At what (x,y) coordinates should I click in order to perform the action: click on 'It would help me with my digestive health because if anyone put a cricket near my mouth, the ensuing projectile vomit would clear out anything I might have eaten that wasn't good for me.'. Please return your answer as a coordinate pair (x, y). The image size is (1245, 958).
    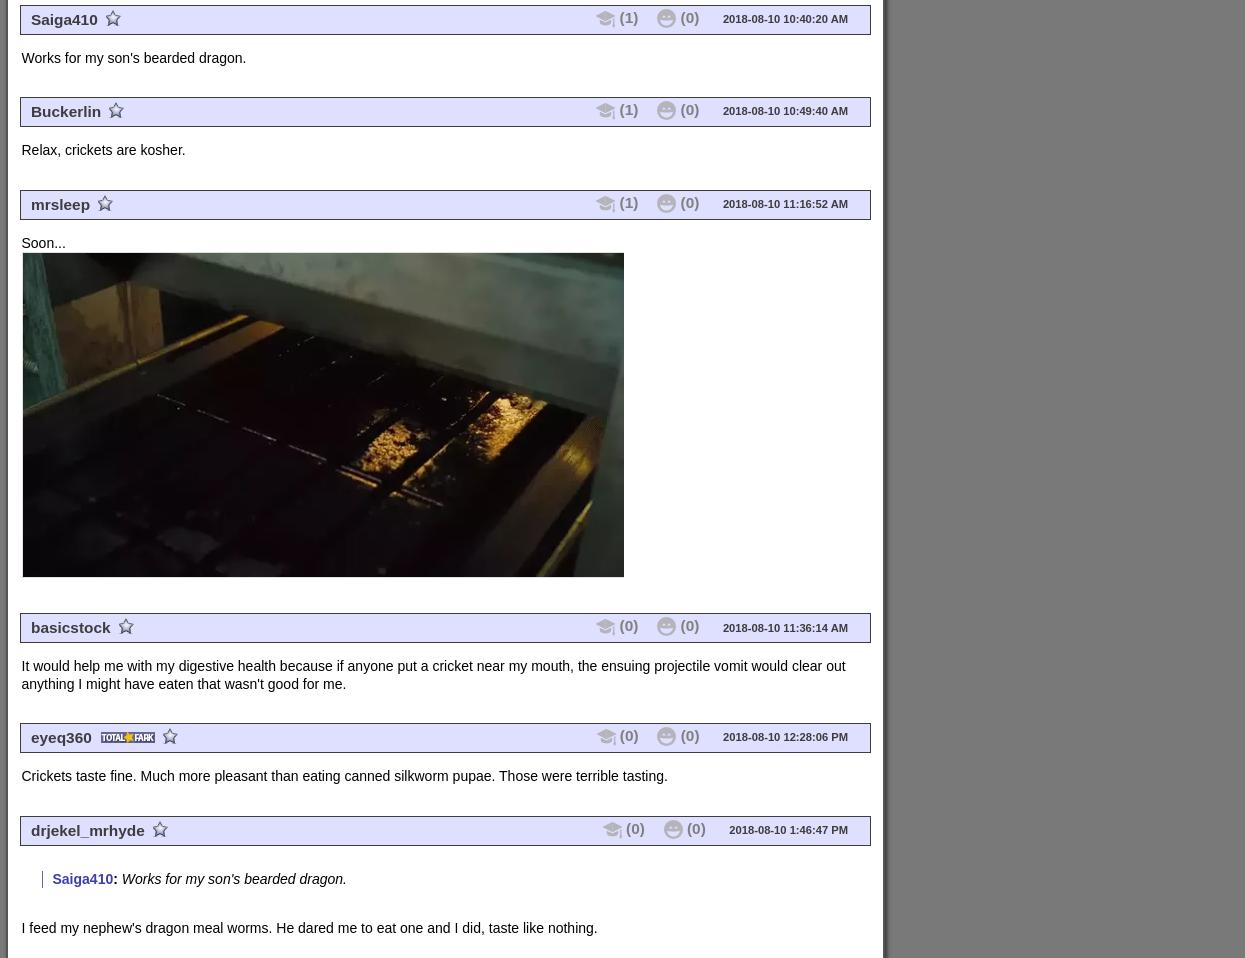
    Looking at the image, I should click on (20, 673).